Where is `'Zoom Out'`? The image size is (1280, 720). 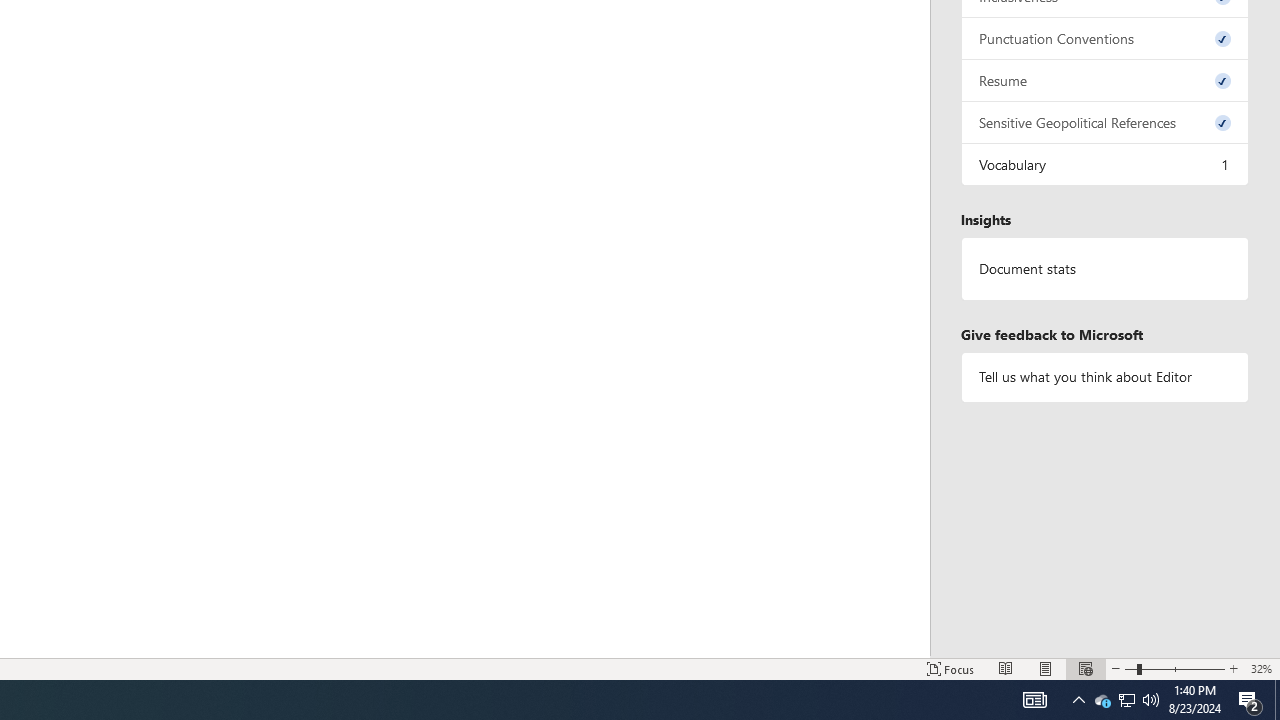 'Zoom Out' is located at coordinates (1130, 669).